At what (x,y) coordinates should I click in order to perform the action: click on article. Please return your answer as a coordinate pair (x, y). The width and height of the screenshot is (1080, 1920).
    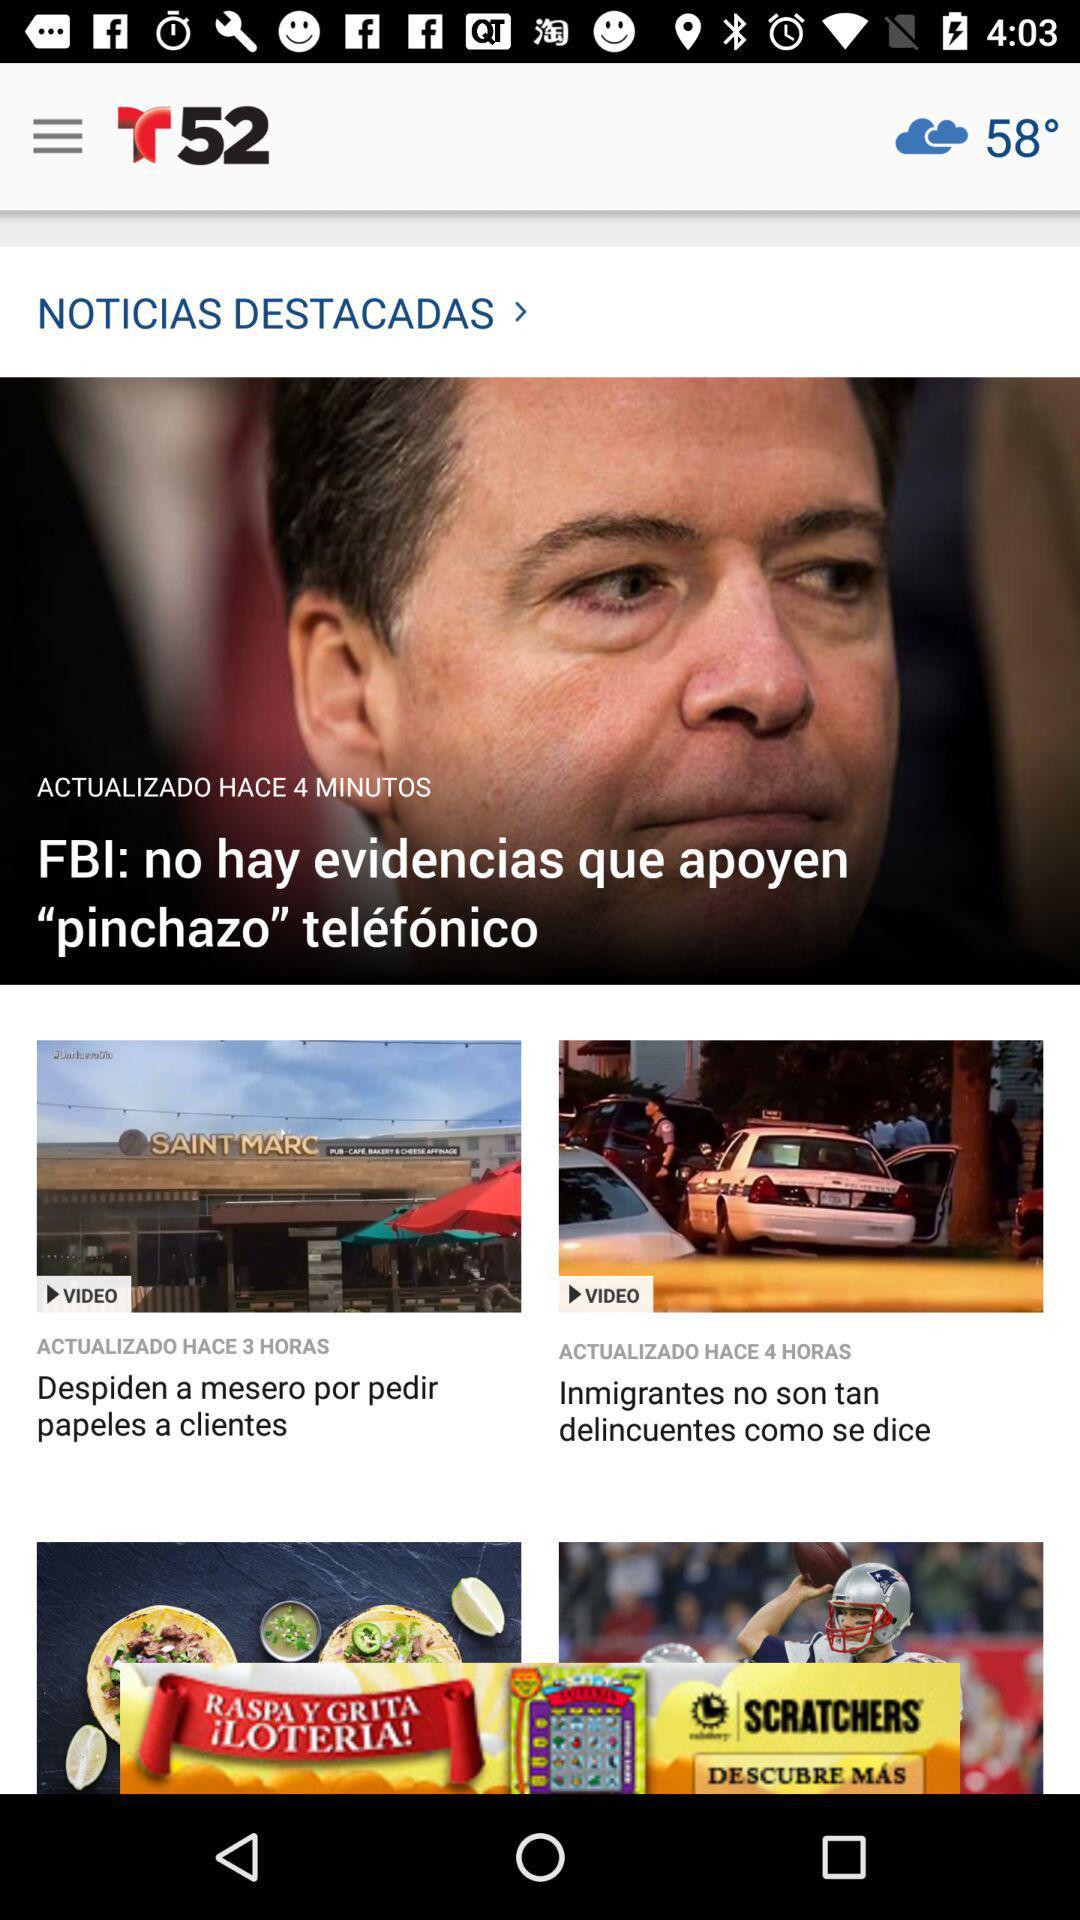
    Looking at the image, I should click on (278, 1667).